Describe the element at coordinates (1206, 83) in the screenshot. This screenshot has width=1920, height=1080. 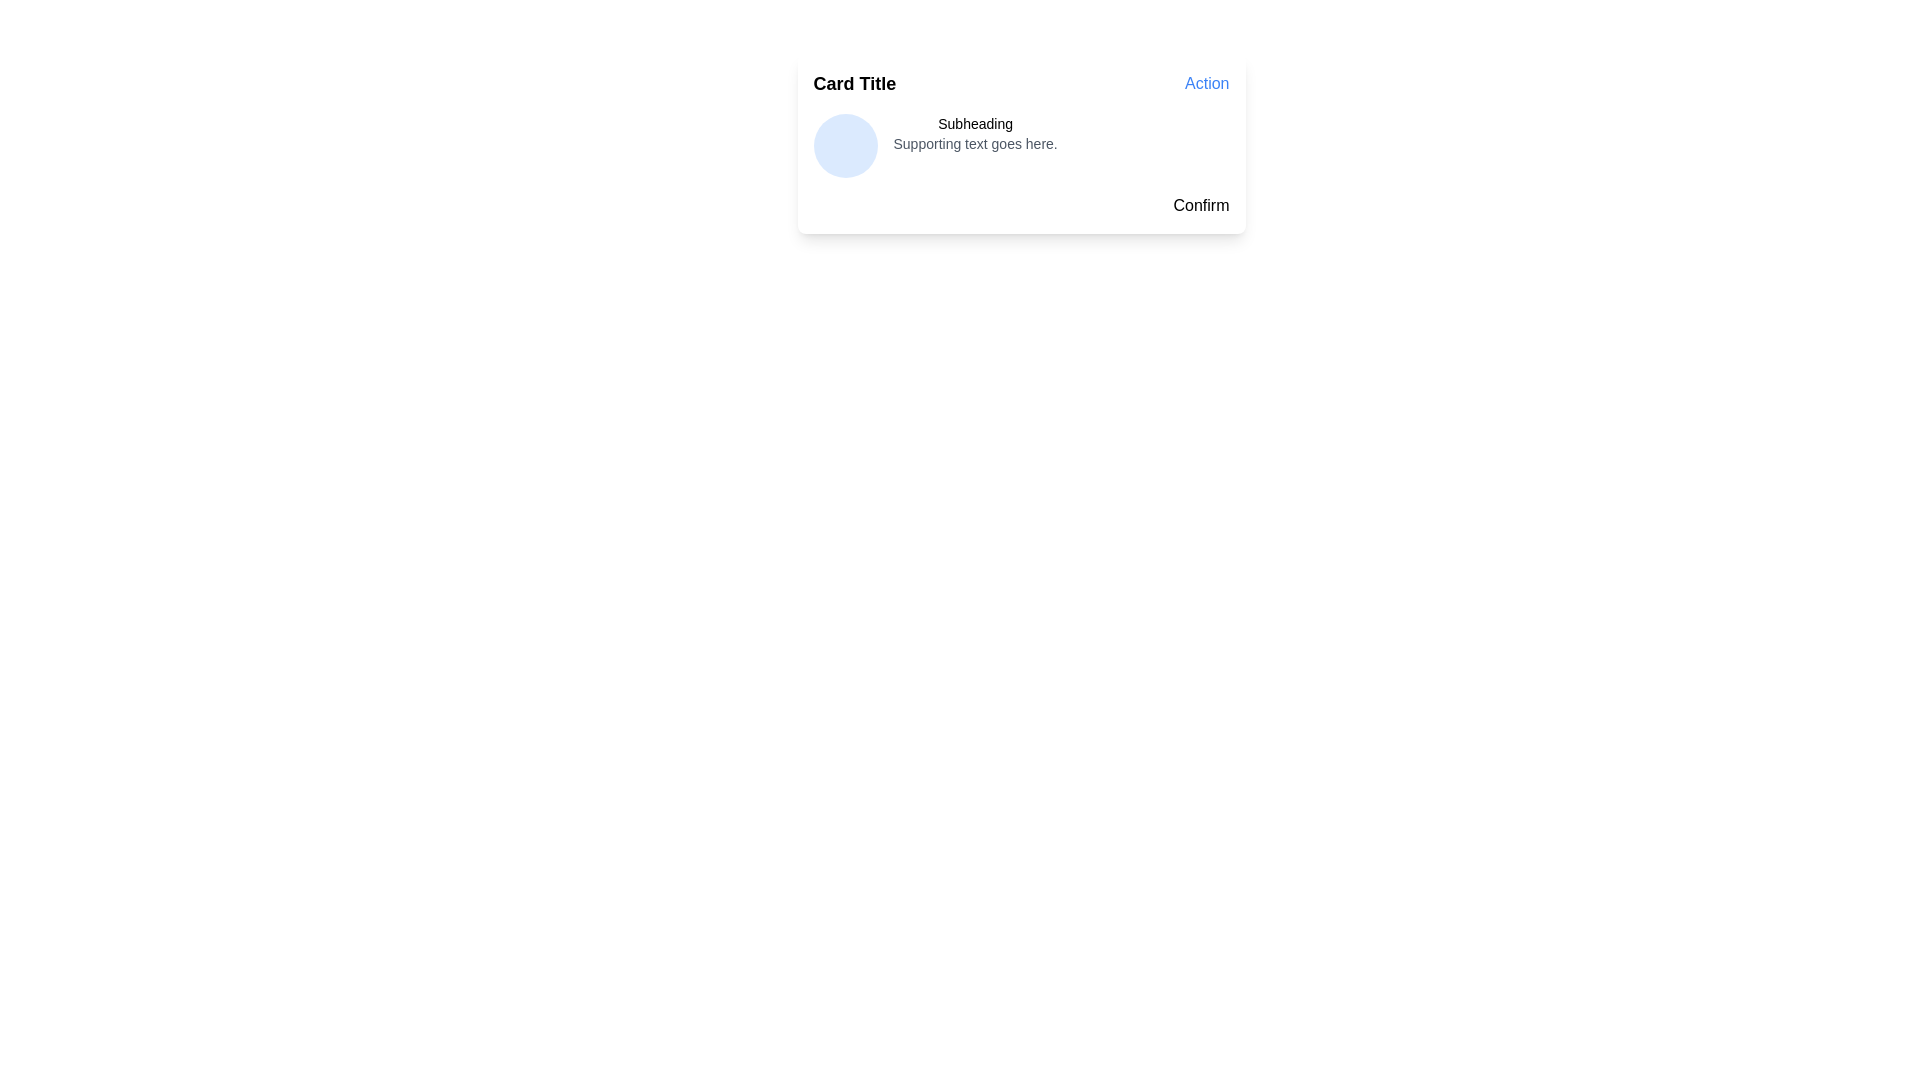
I see `the blue-colored text label 'Action' located in the top-right section of the card component` at that location.